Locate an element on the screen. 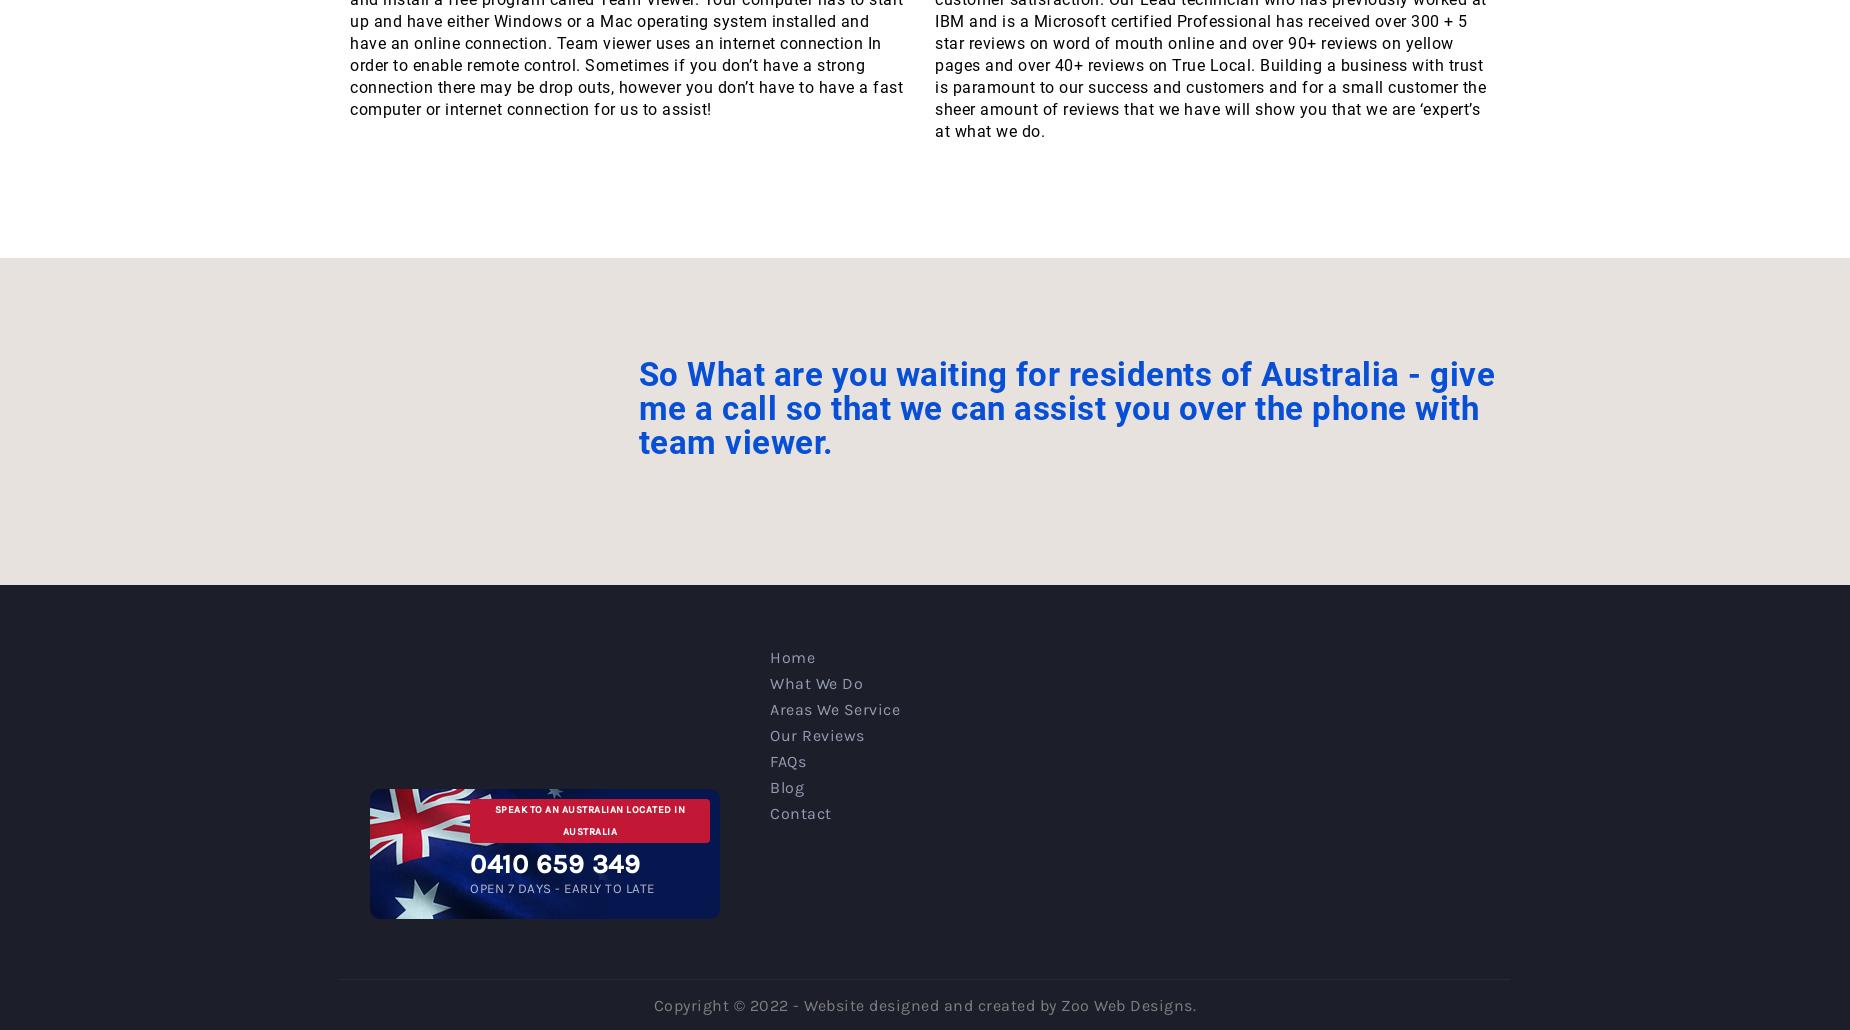  '29, June 2018' is located at coordinates (520, 13).